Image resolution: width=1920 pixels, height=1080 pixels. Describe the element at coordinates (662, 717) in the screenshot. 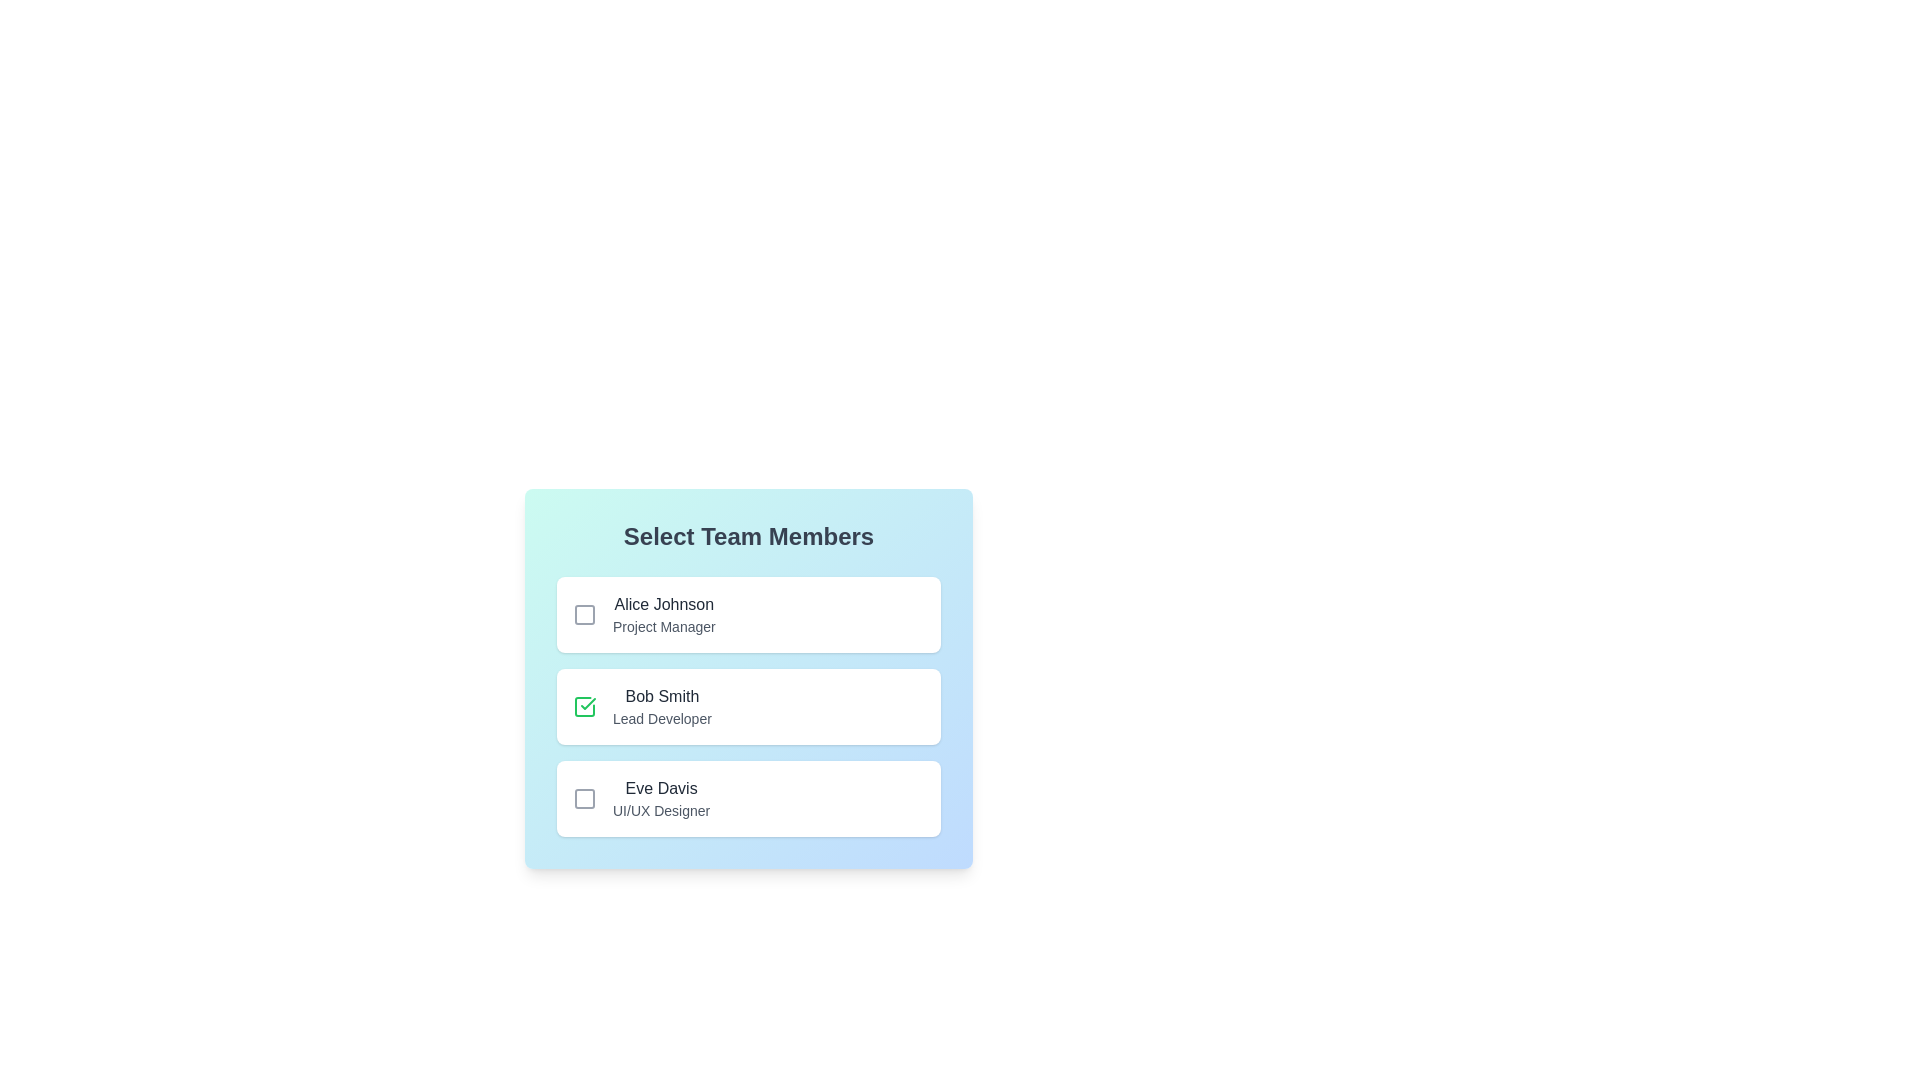

I see `text label located directly beneath 'Bob Smith' in the 'Select Team Members' interface, which serves as a subtitle for the individual` at that location.